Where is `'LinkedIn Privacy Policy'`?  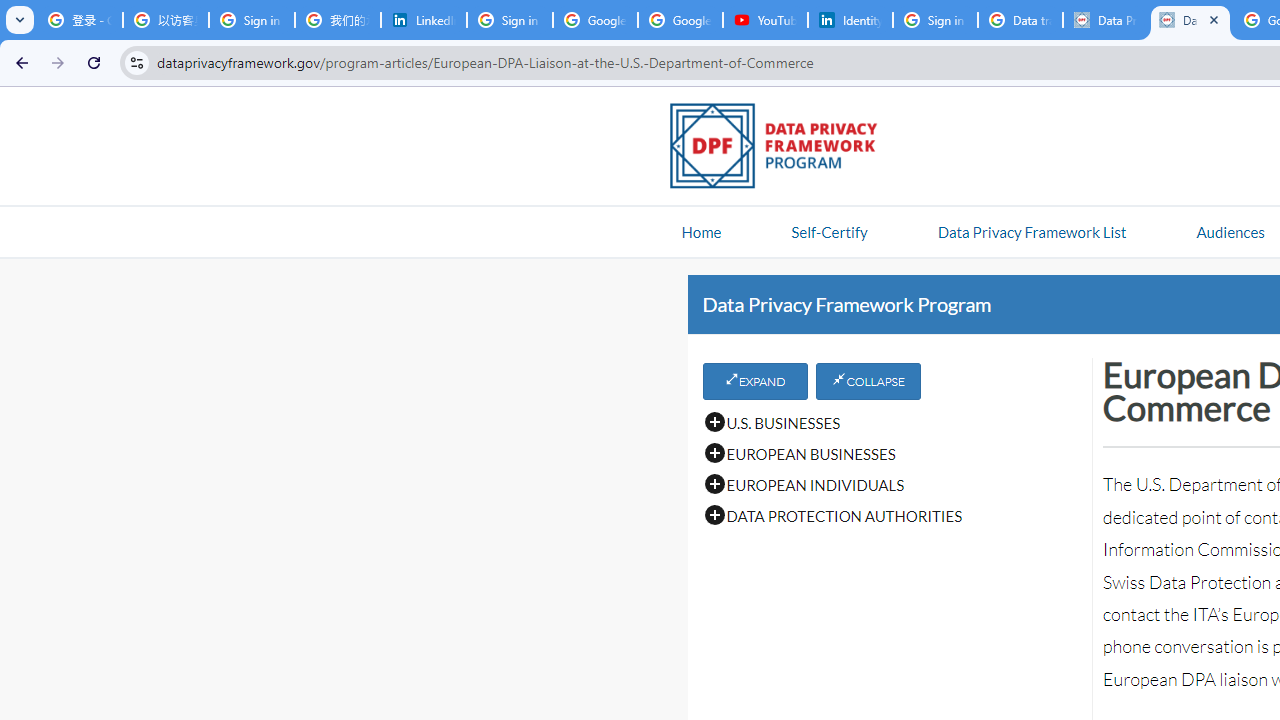
'LinkedIn Privacy Policy' is located at coordinates (423, 20).